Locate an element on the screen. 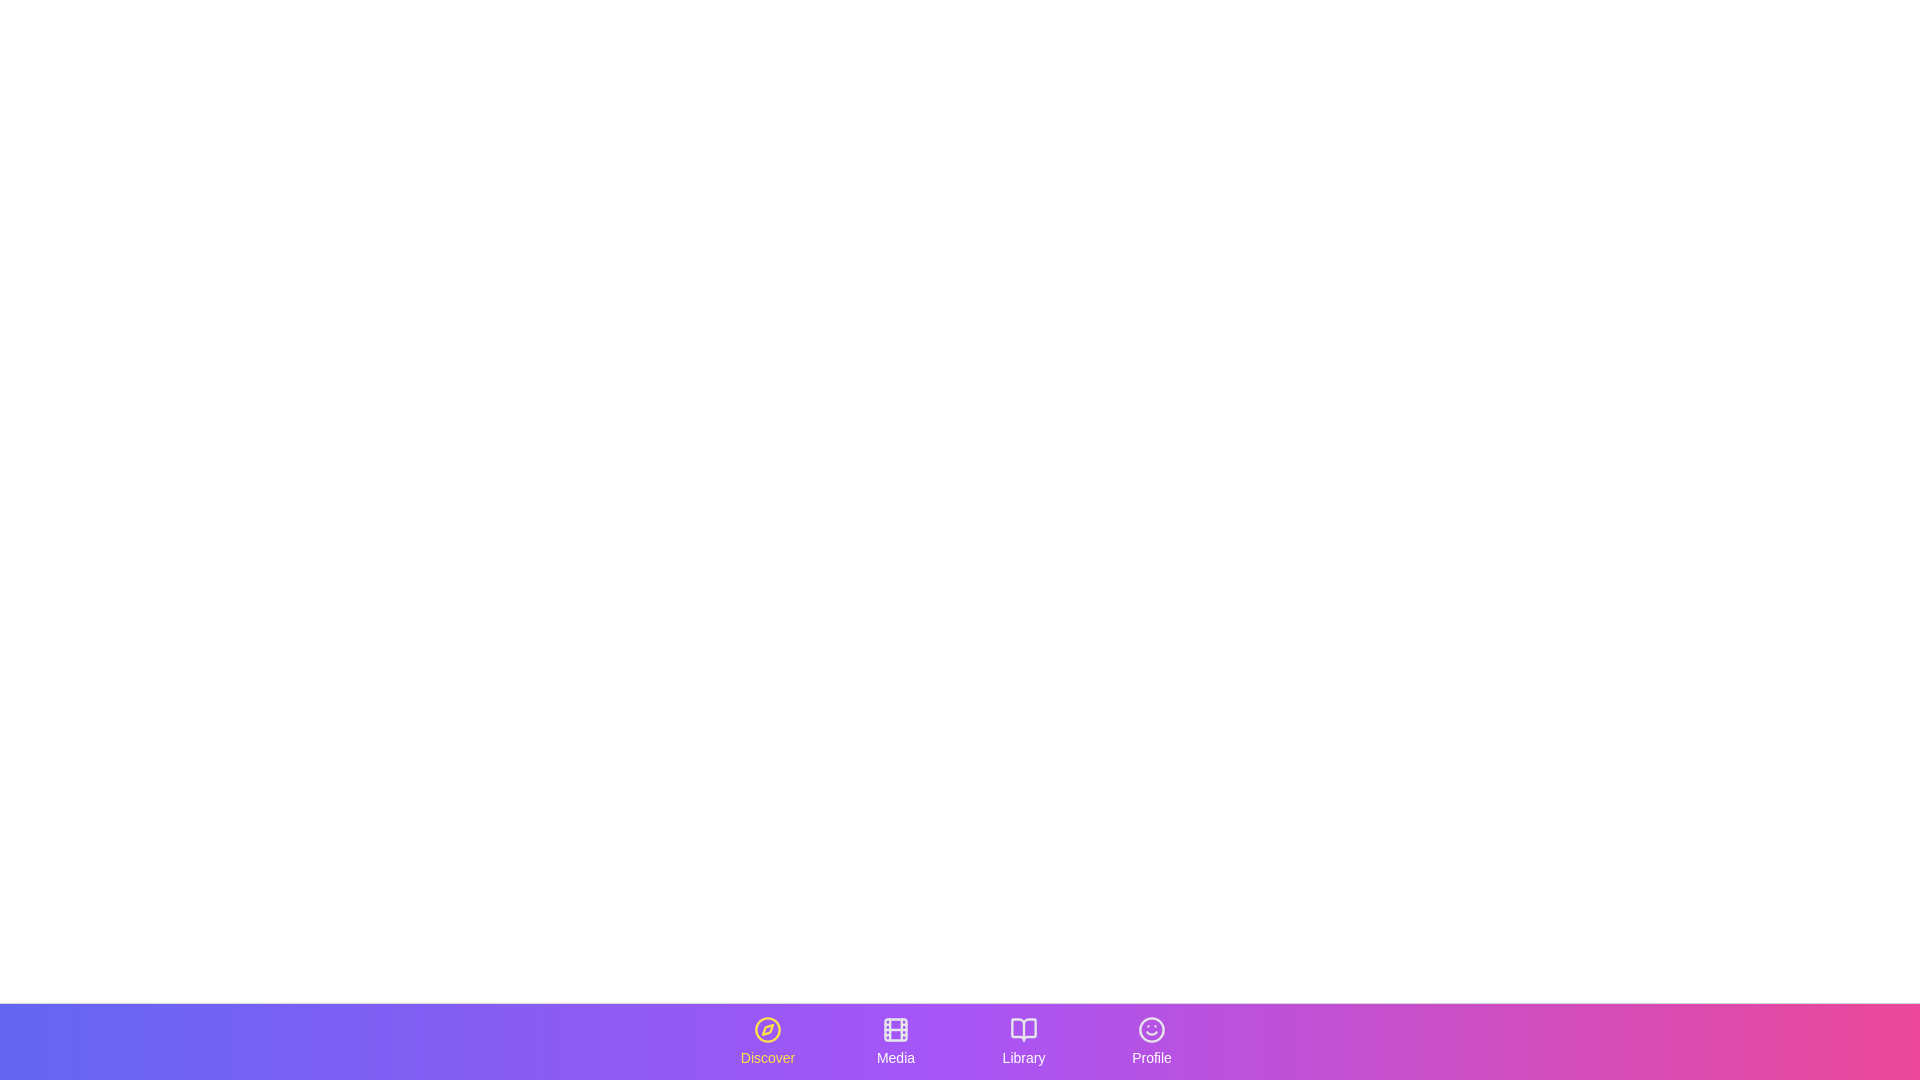 Image resolution: width=1920 pixels, height=1080 pixels. the tab labeled Profile to observe the hover animation effect is located at coordinates (1152, 1040).